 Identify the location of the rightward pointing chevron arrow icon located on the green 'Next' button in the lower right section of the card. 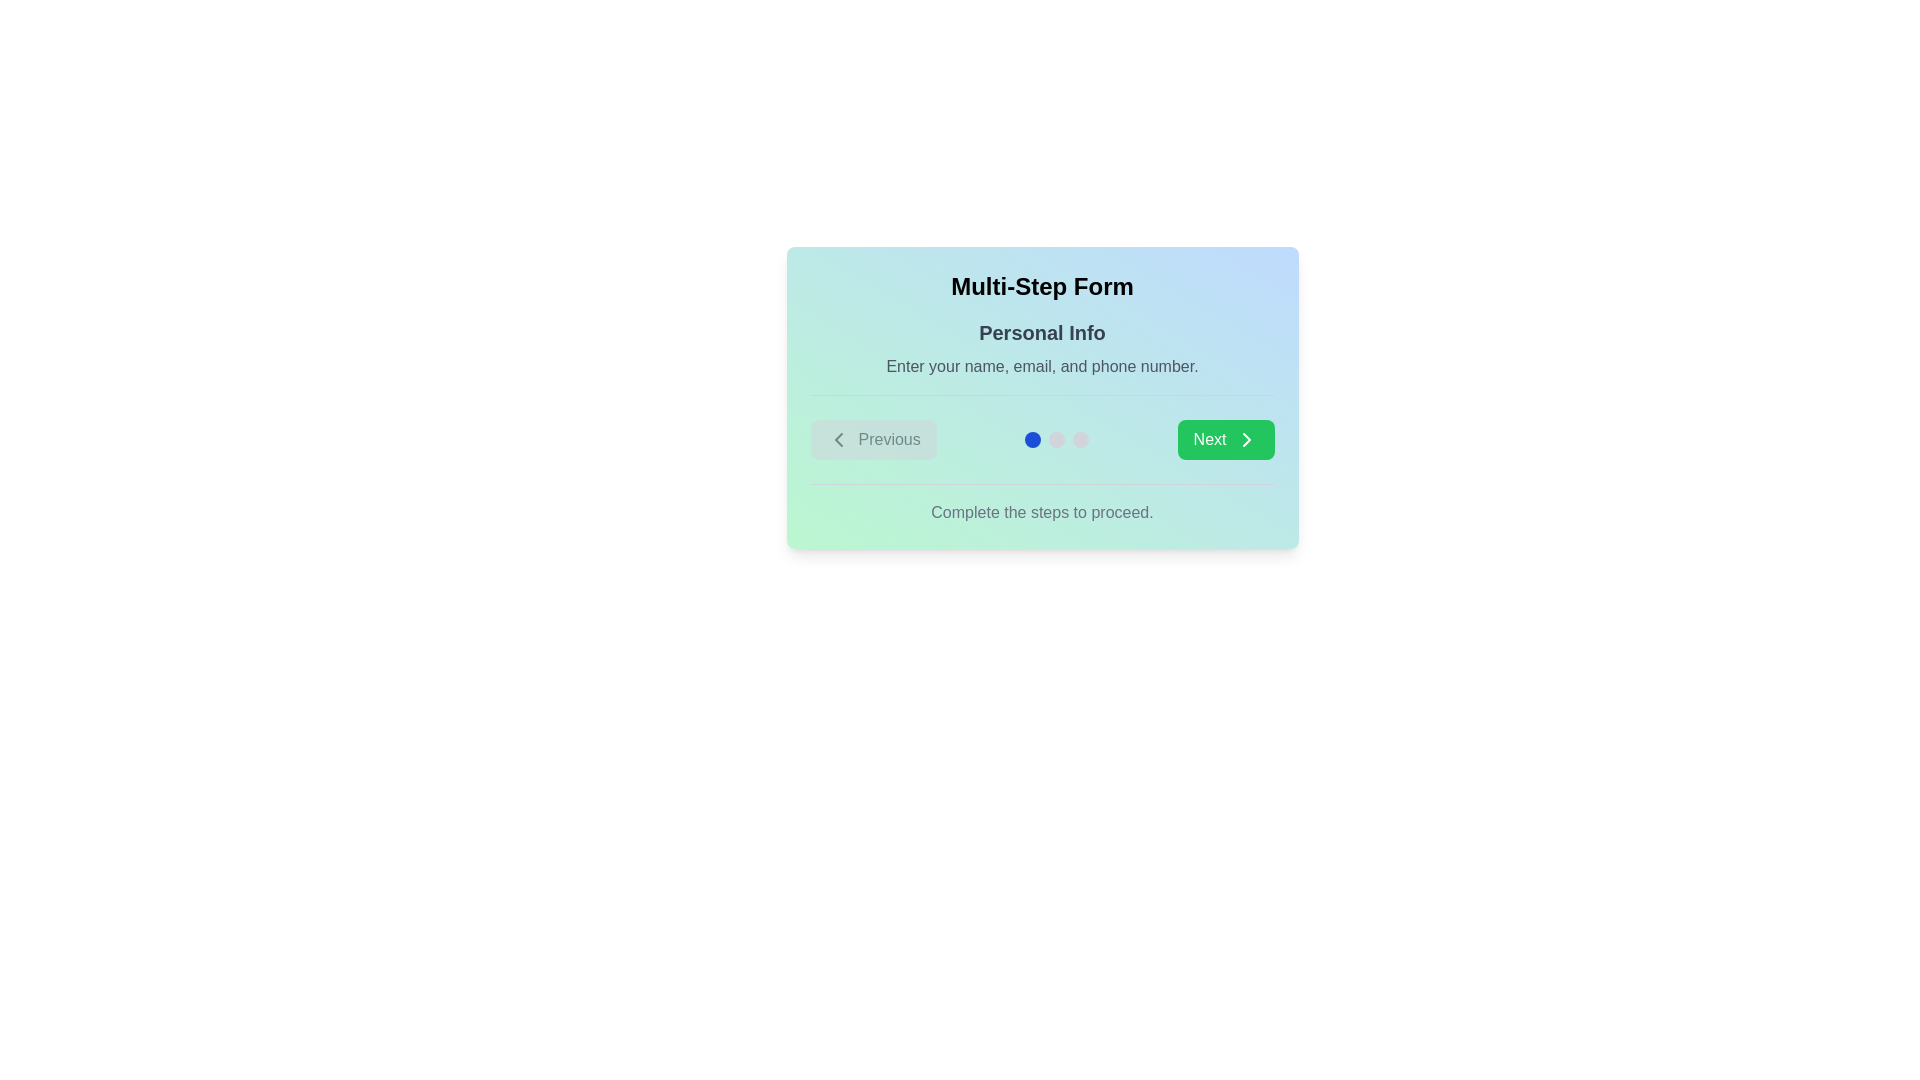
(1245, 438).